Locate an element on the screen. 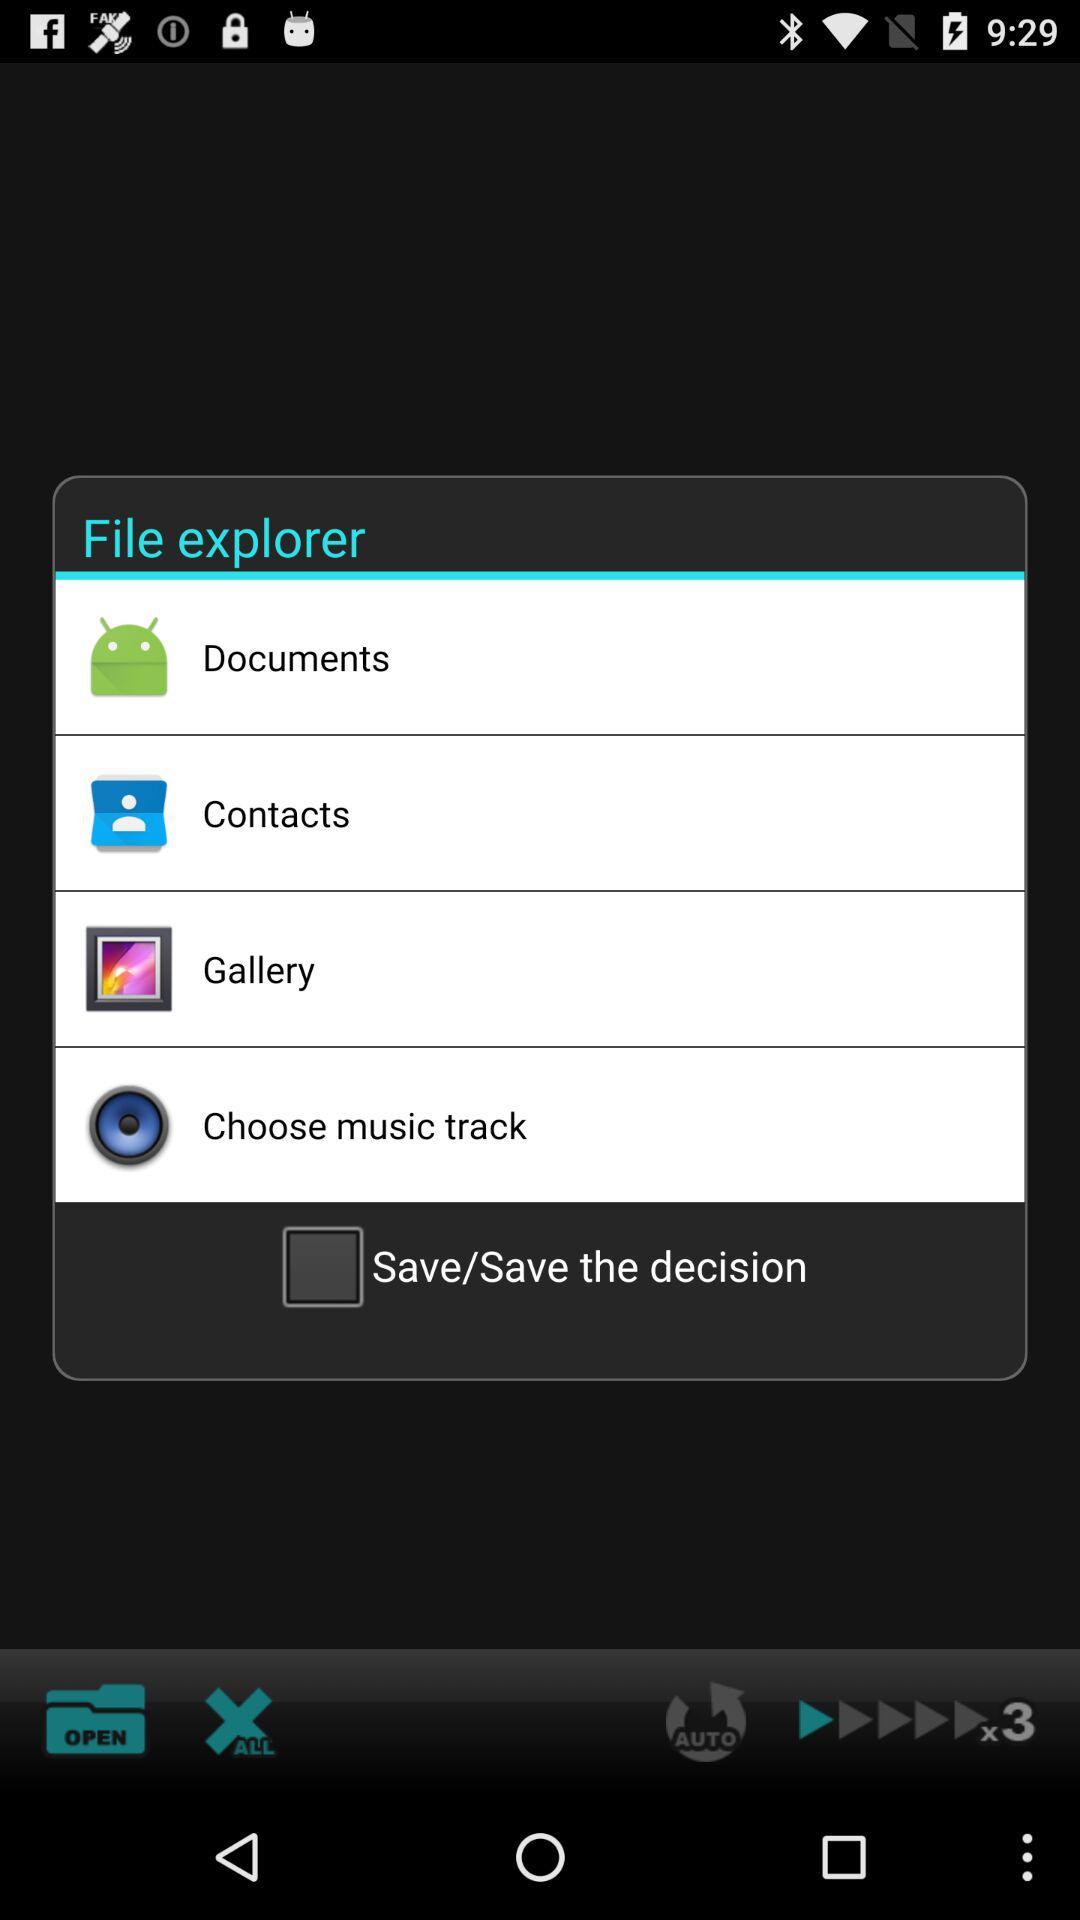  icon below the choose music track is located at coordinates (540, 1264).